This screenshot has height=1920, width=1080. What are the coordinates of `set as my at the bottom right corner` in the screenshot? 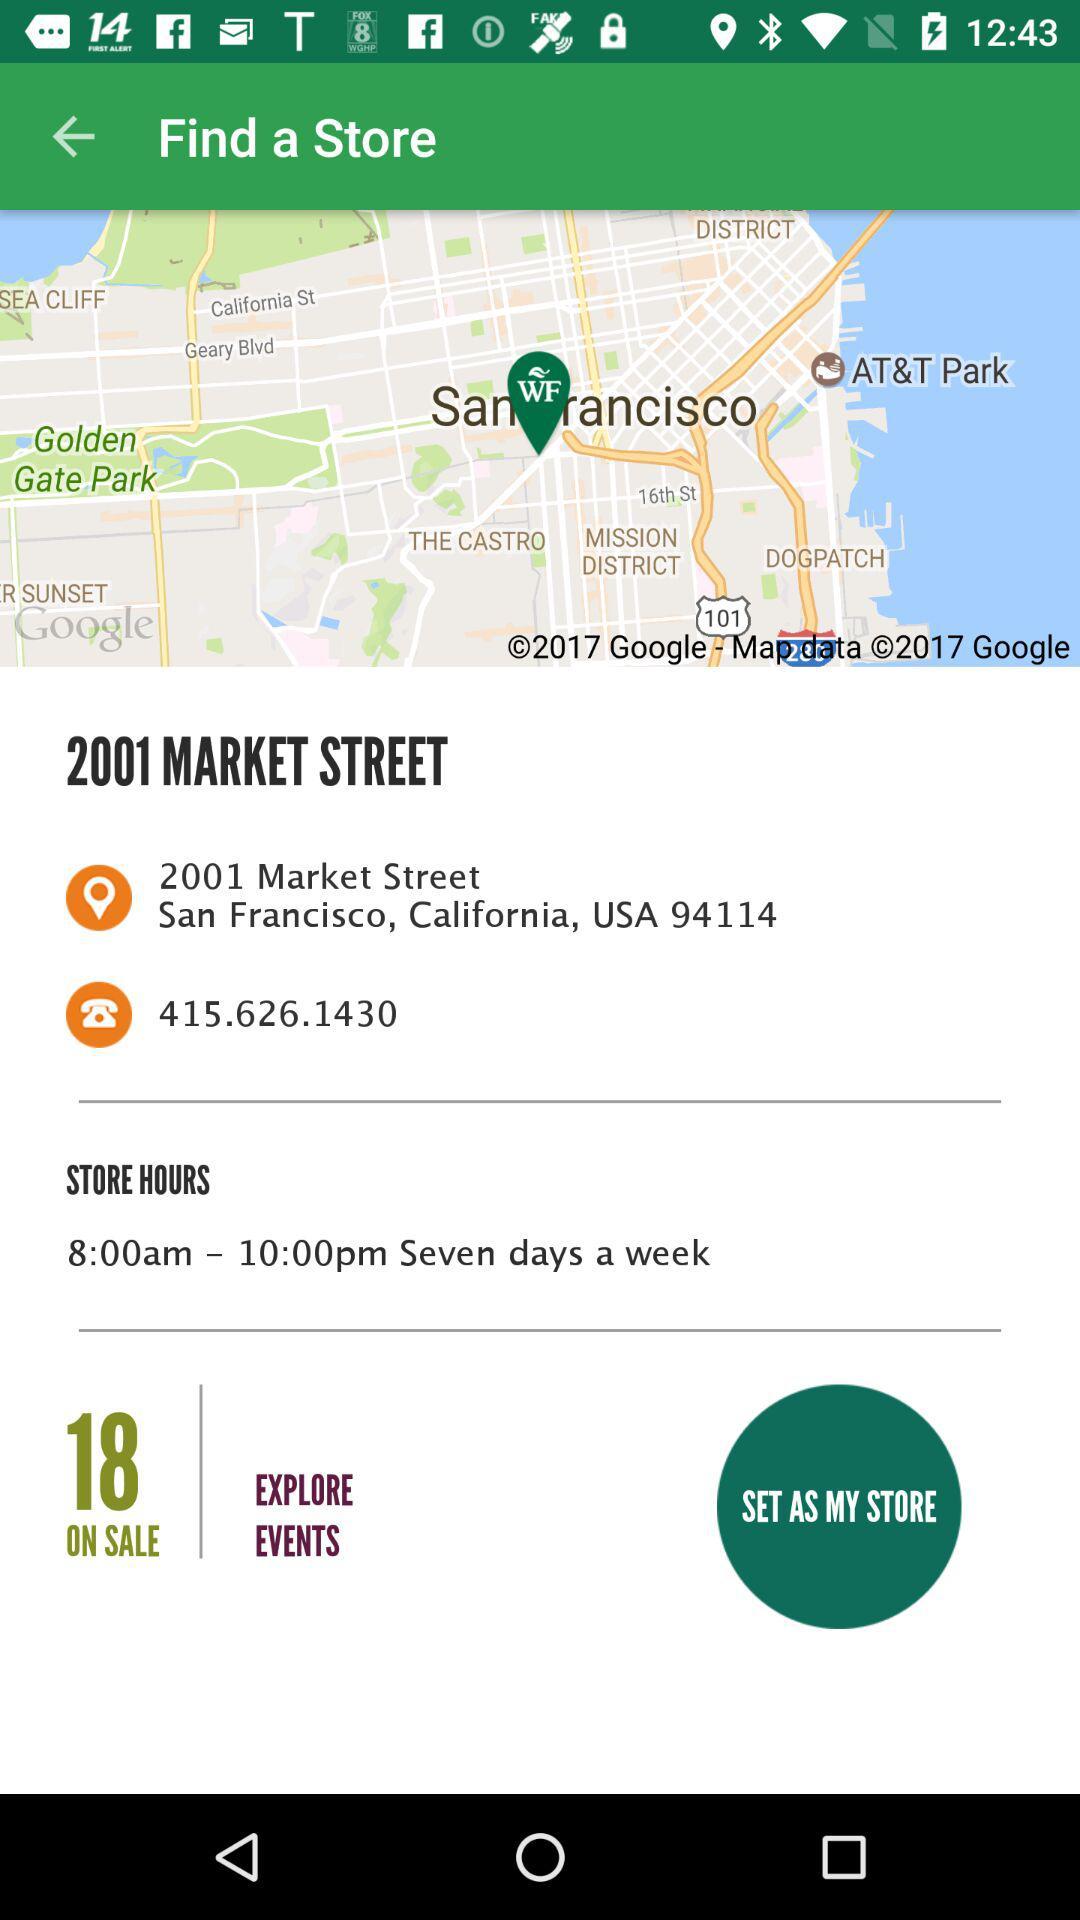 It's located at (839, 1506).